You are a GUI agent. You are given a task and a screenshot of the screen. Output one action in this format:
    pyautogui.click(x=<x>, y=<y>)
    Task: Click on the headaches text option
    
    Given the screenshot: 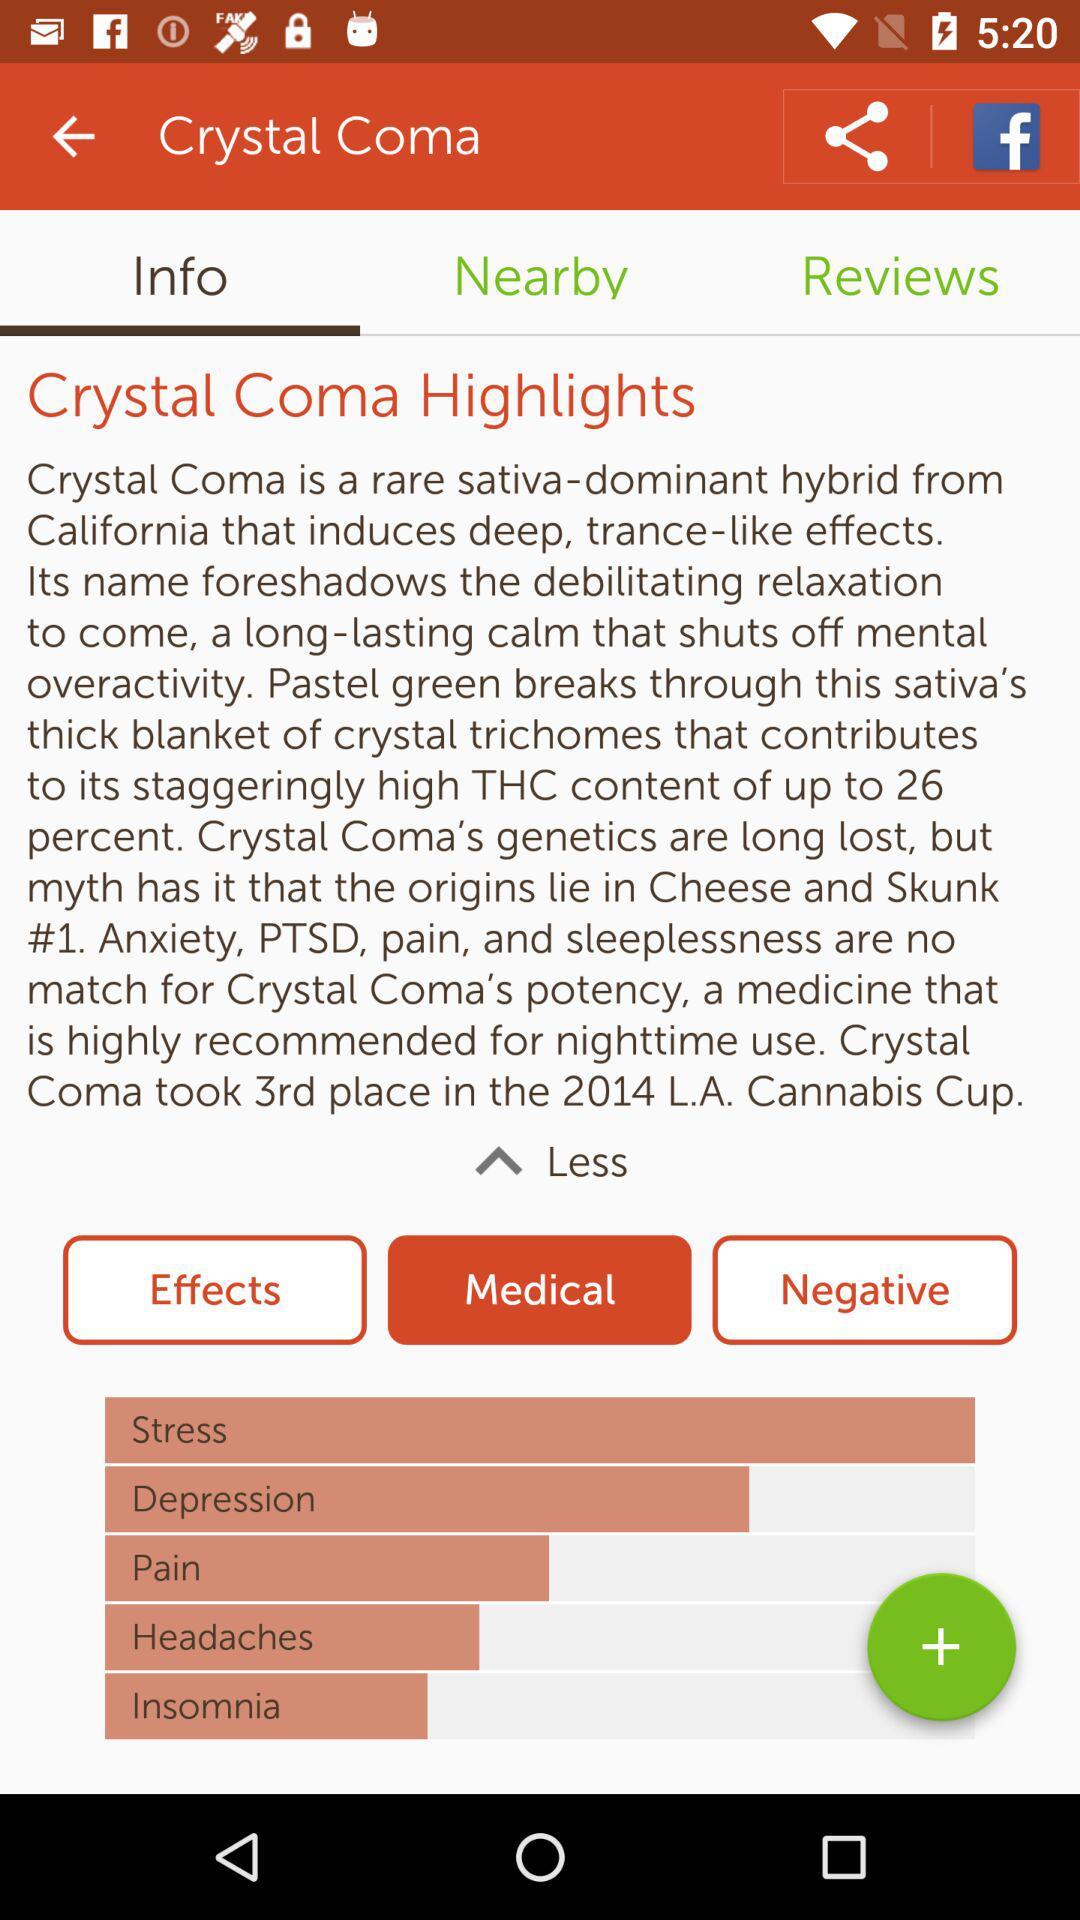 What is the action you would take?
    pyautogui.click(x=540, y=1636)
    